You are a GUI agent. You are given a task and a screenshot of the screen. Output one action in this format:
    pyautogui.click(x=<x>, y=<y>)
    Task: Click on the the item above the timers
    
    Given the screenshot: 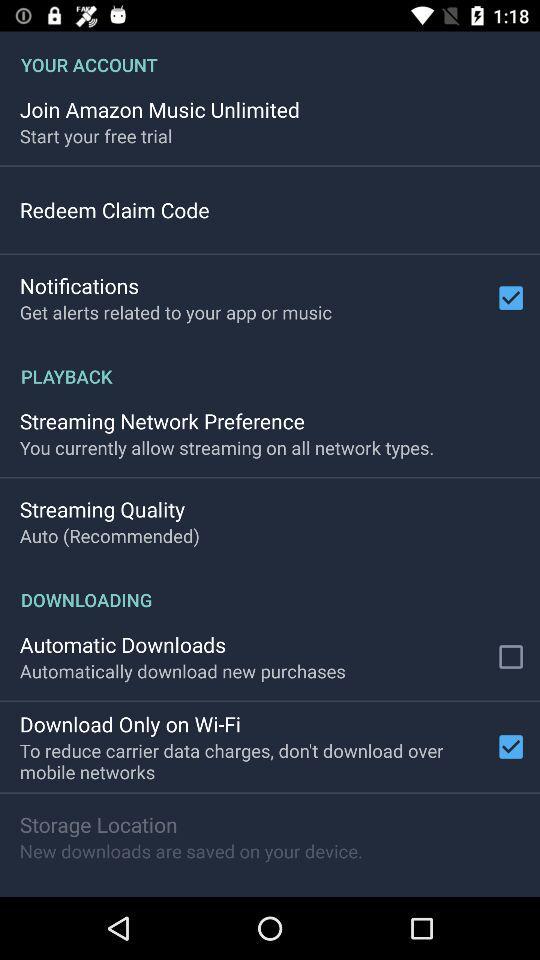 What is the action you would take?
    pyautogui.click(x=191, y=850)
    